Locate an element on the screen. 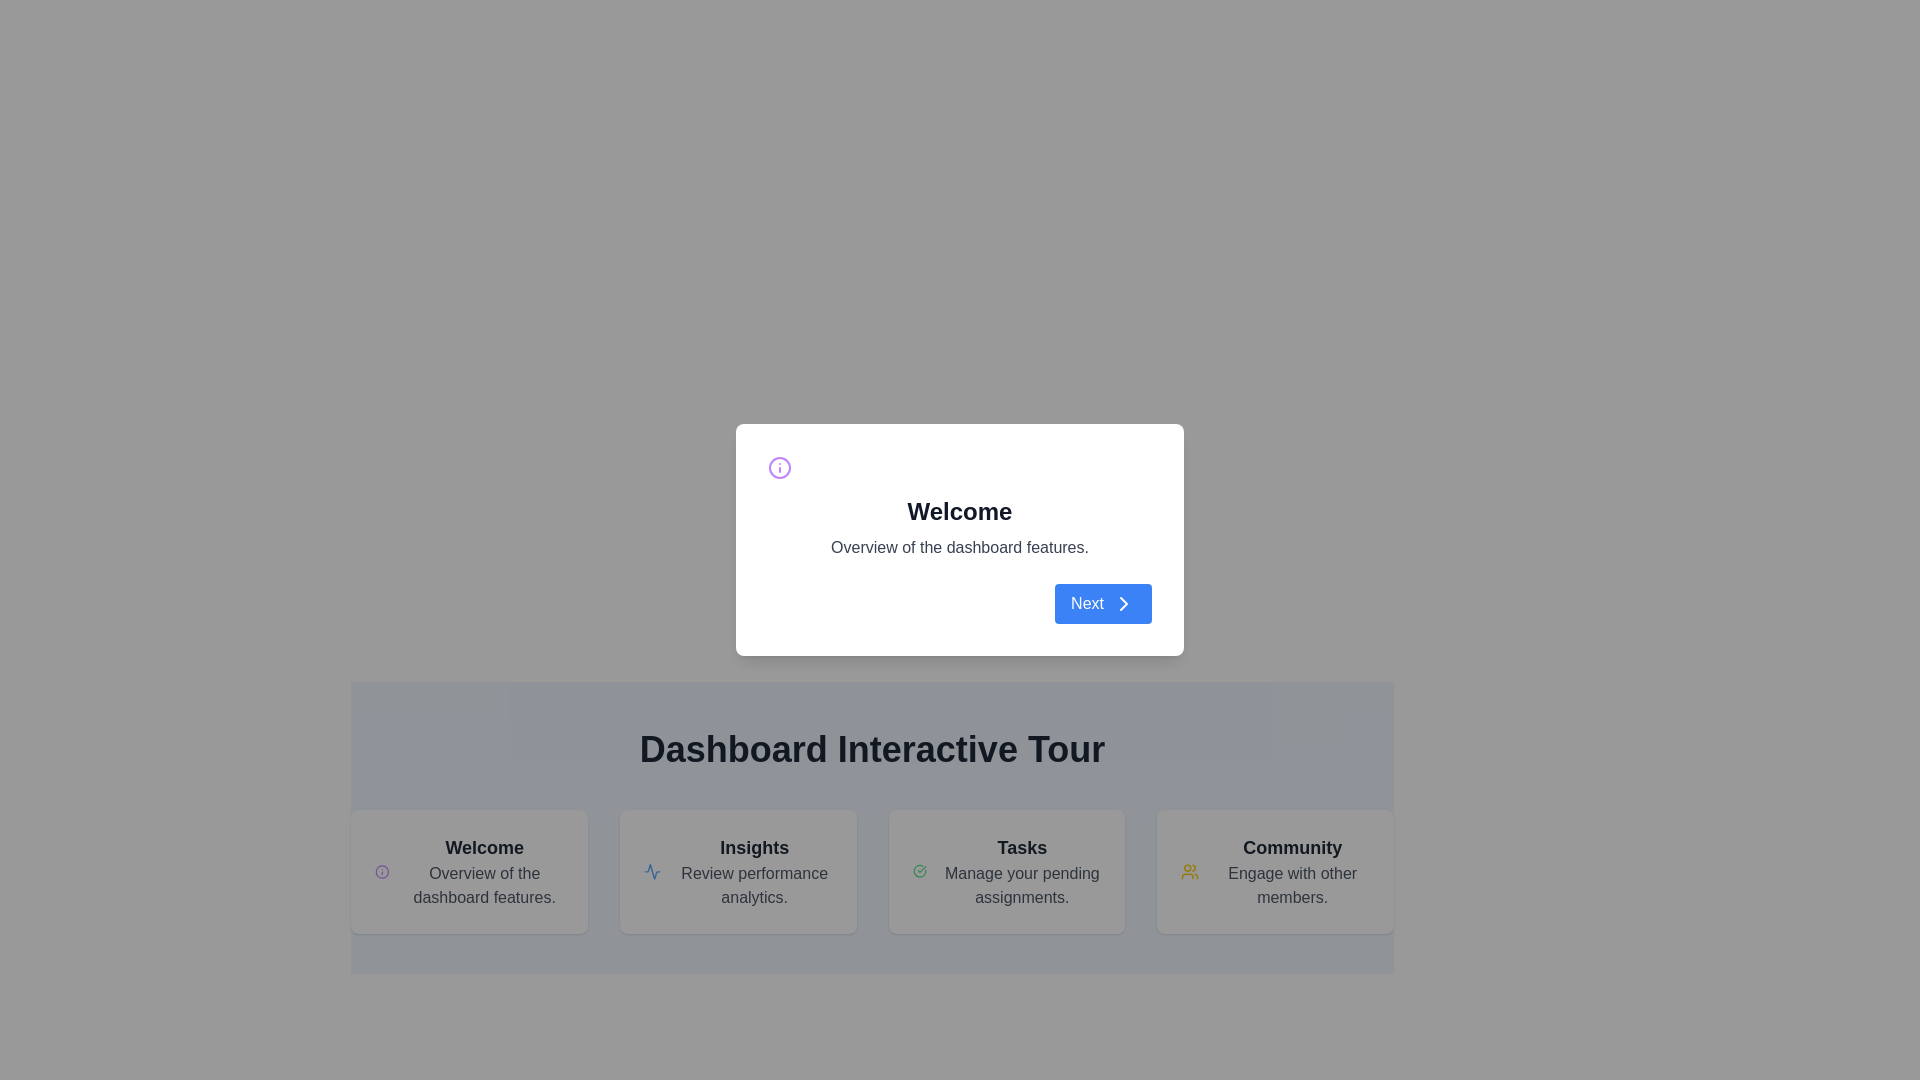 The height and width of the screenshot is (1080, 1920). icon located in the bottom-left panel of the 'Welcome' section, which serves as a visual indicator for additional information is located at coordinates (382, 870).